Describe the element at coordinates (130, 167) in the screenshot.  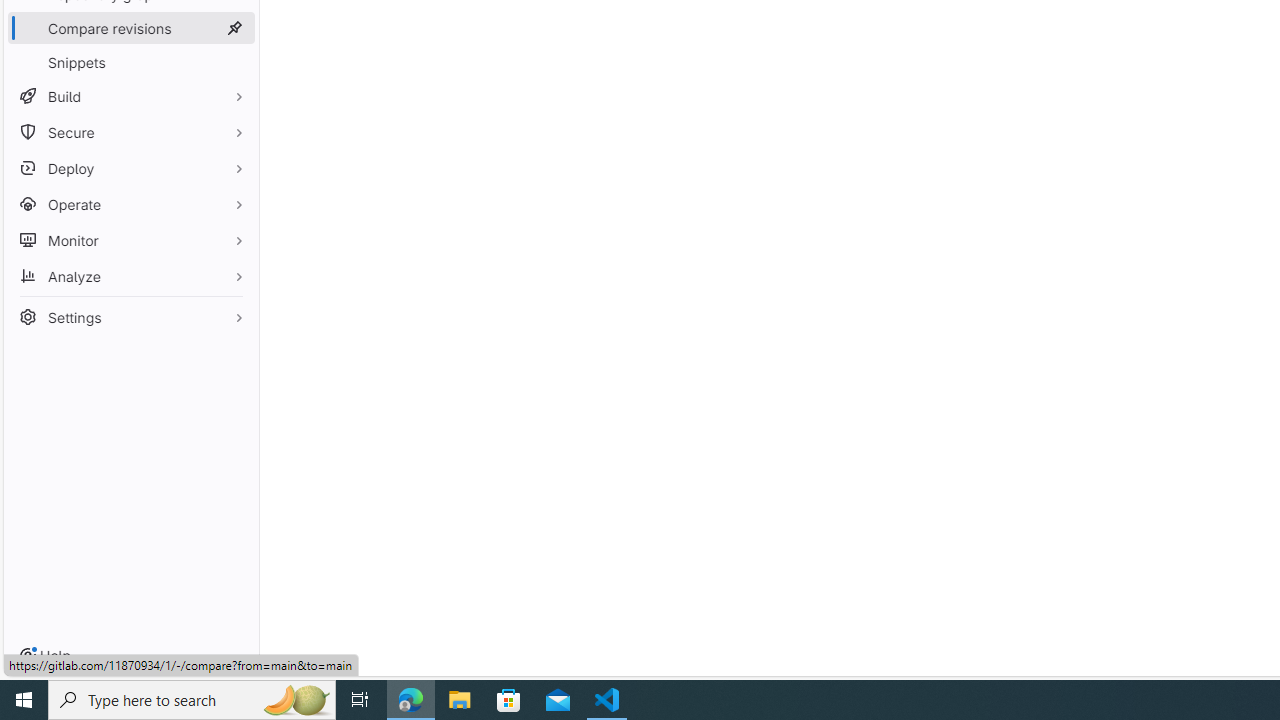
I see `'Deploy'` at that location.